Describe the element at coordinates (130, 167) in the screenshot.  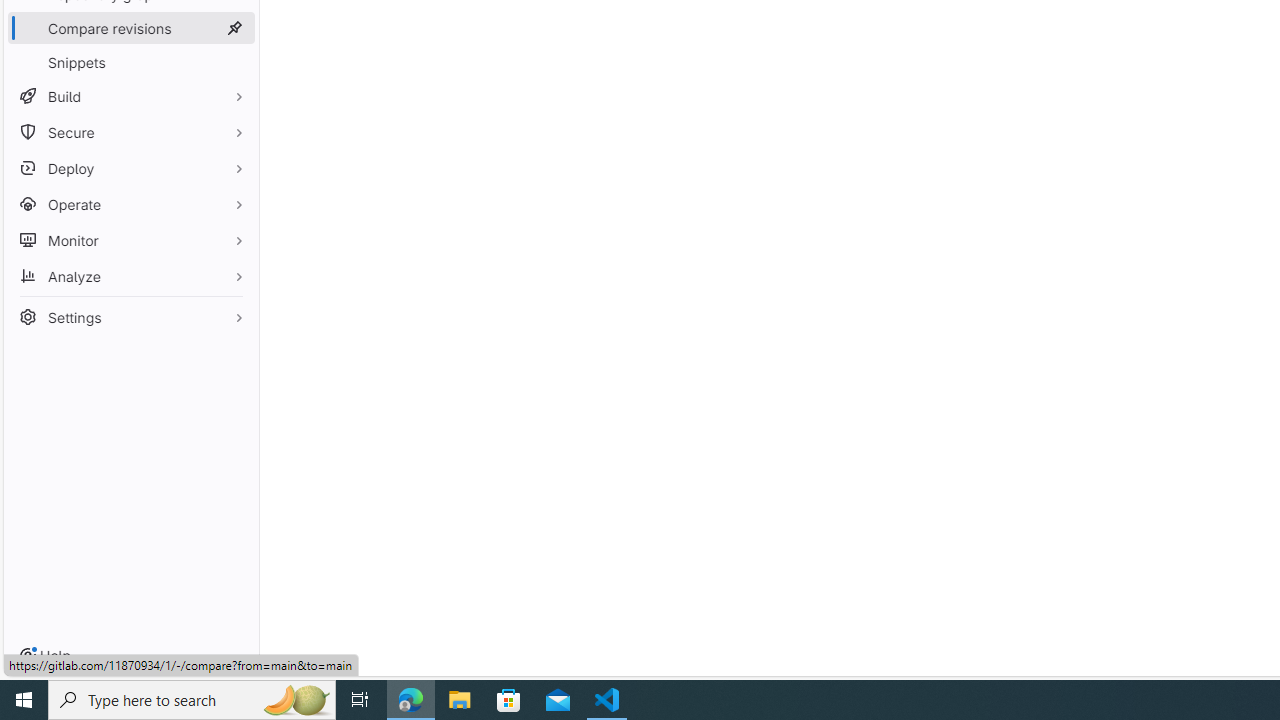
I see `'Deploy'` at that location.